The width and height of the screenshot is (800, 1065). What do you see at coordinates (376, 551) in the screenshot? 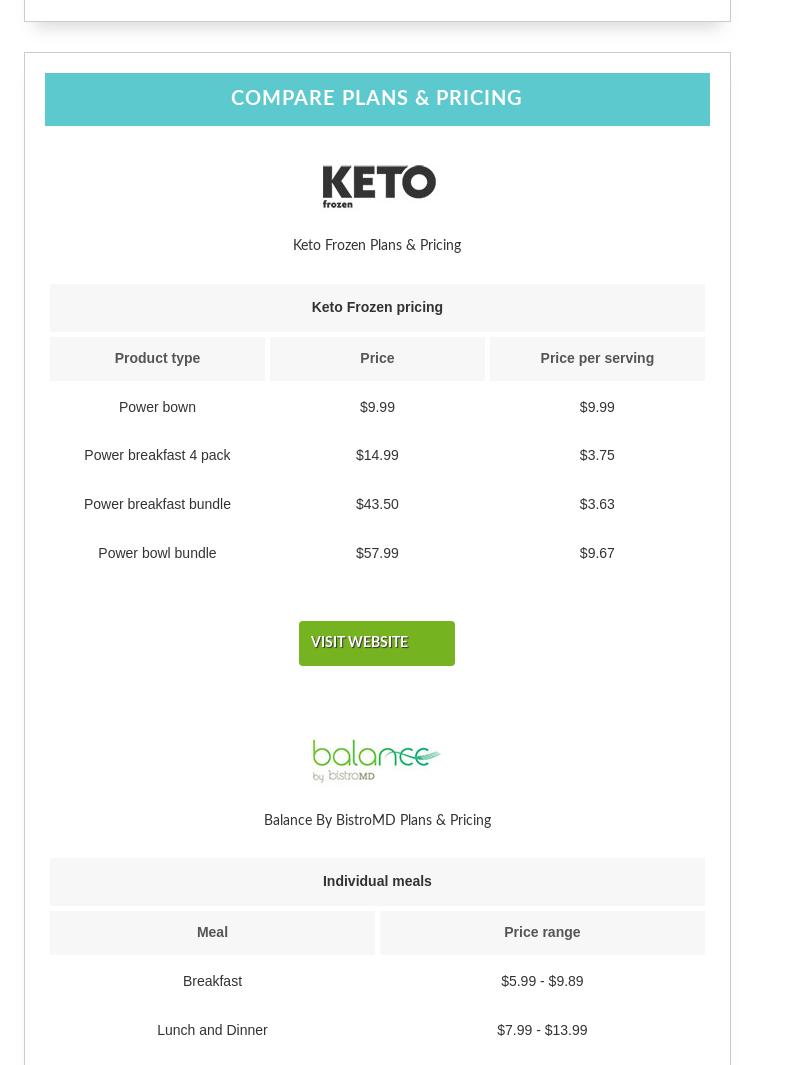
I see `'$57.99'` at bounding box center [376, 551].